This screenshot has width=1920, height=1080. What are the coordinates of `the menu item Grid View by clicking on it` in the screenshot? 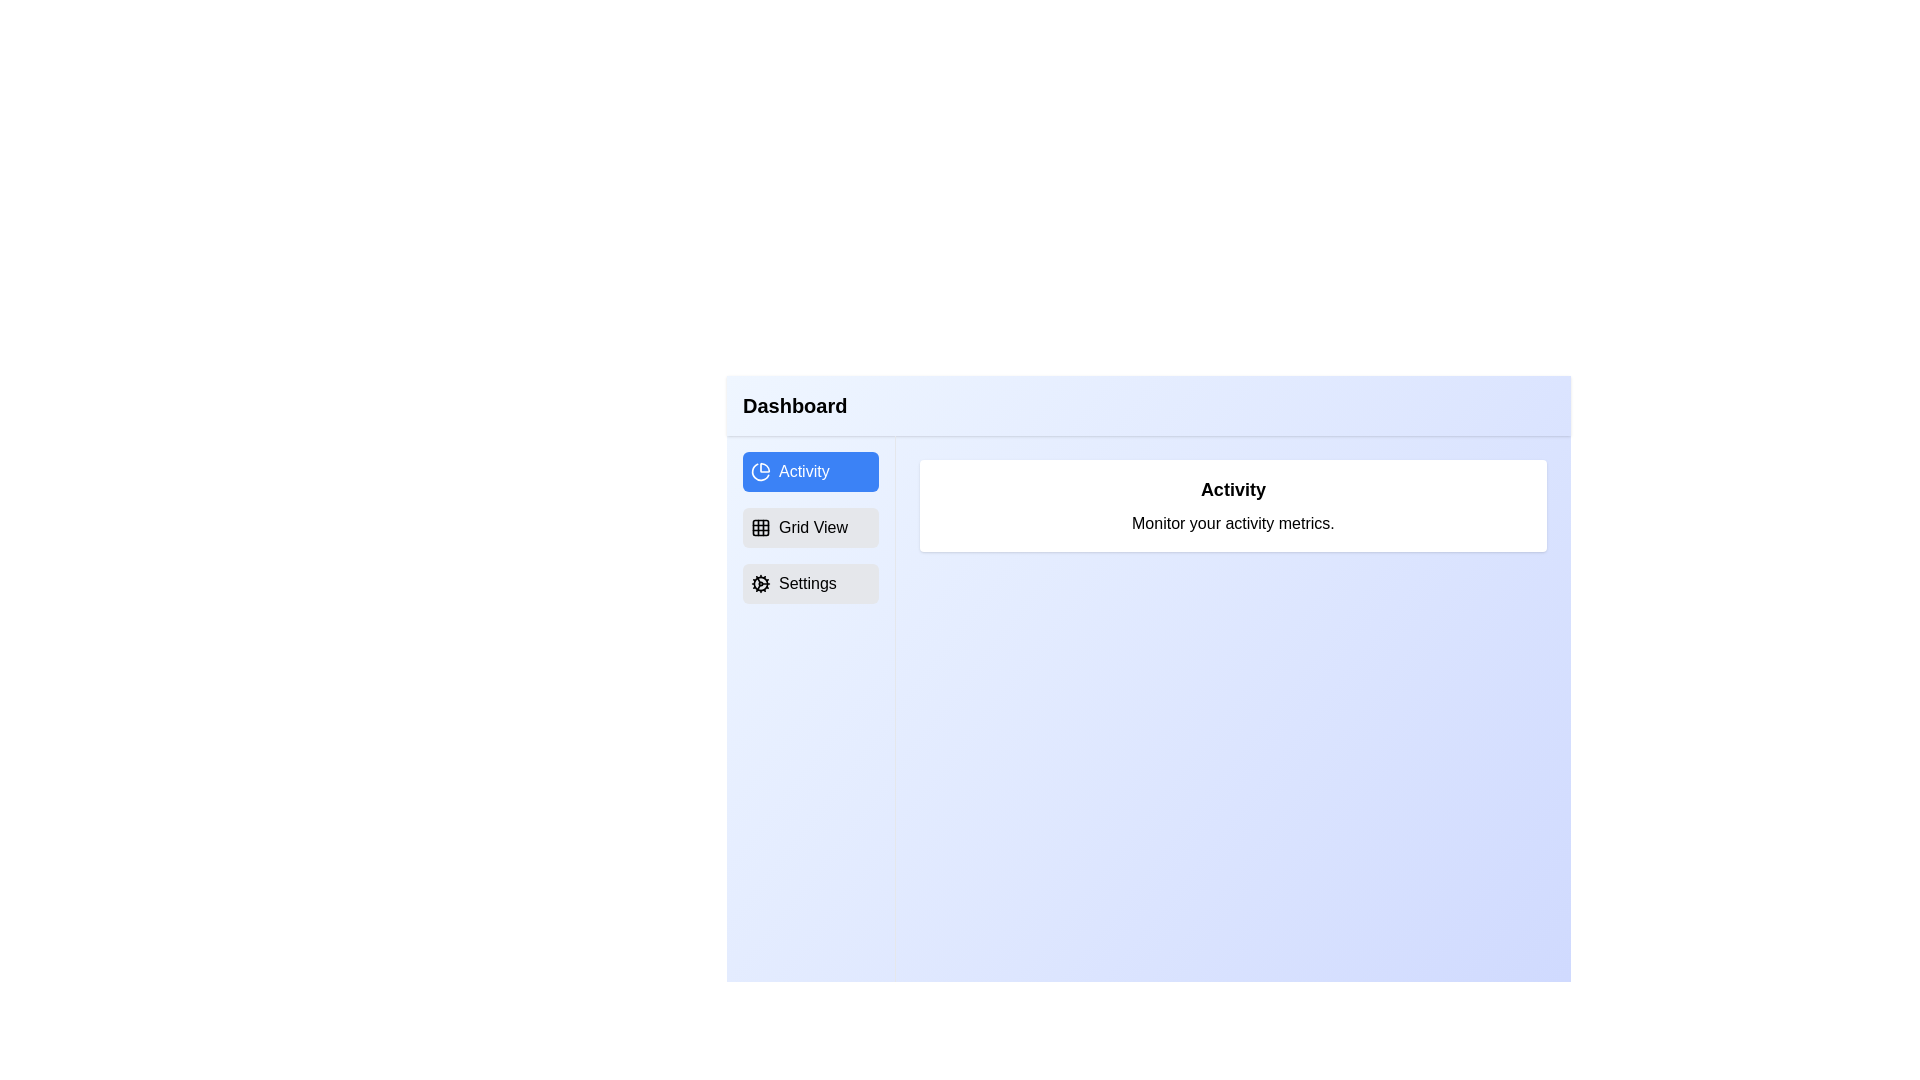 It's located at (810, 527).